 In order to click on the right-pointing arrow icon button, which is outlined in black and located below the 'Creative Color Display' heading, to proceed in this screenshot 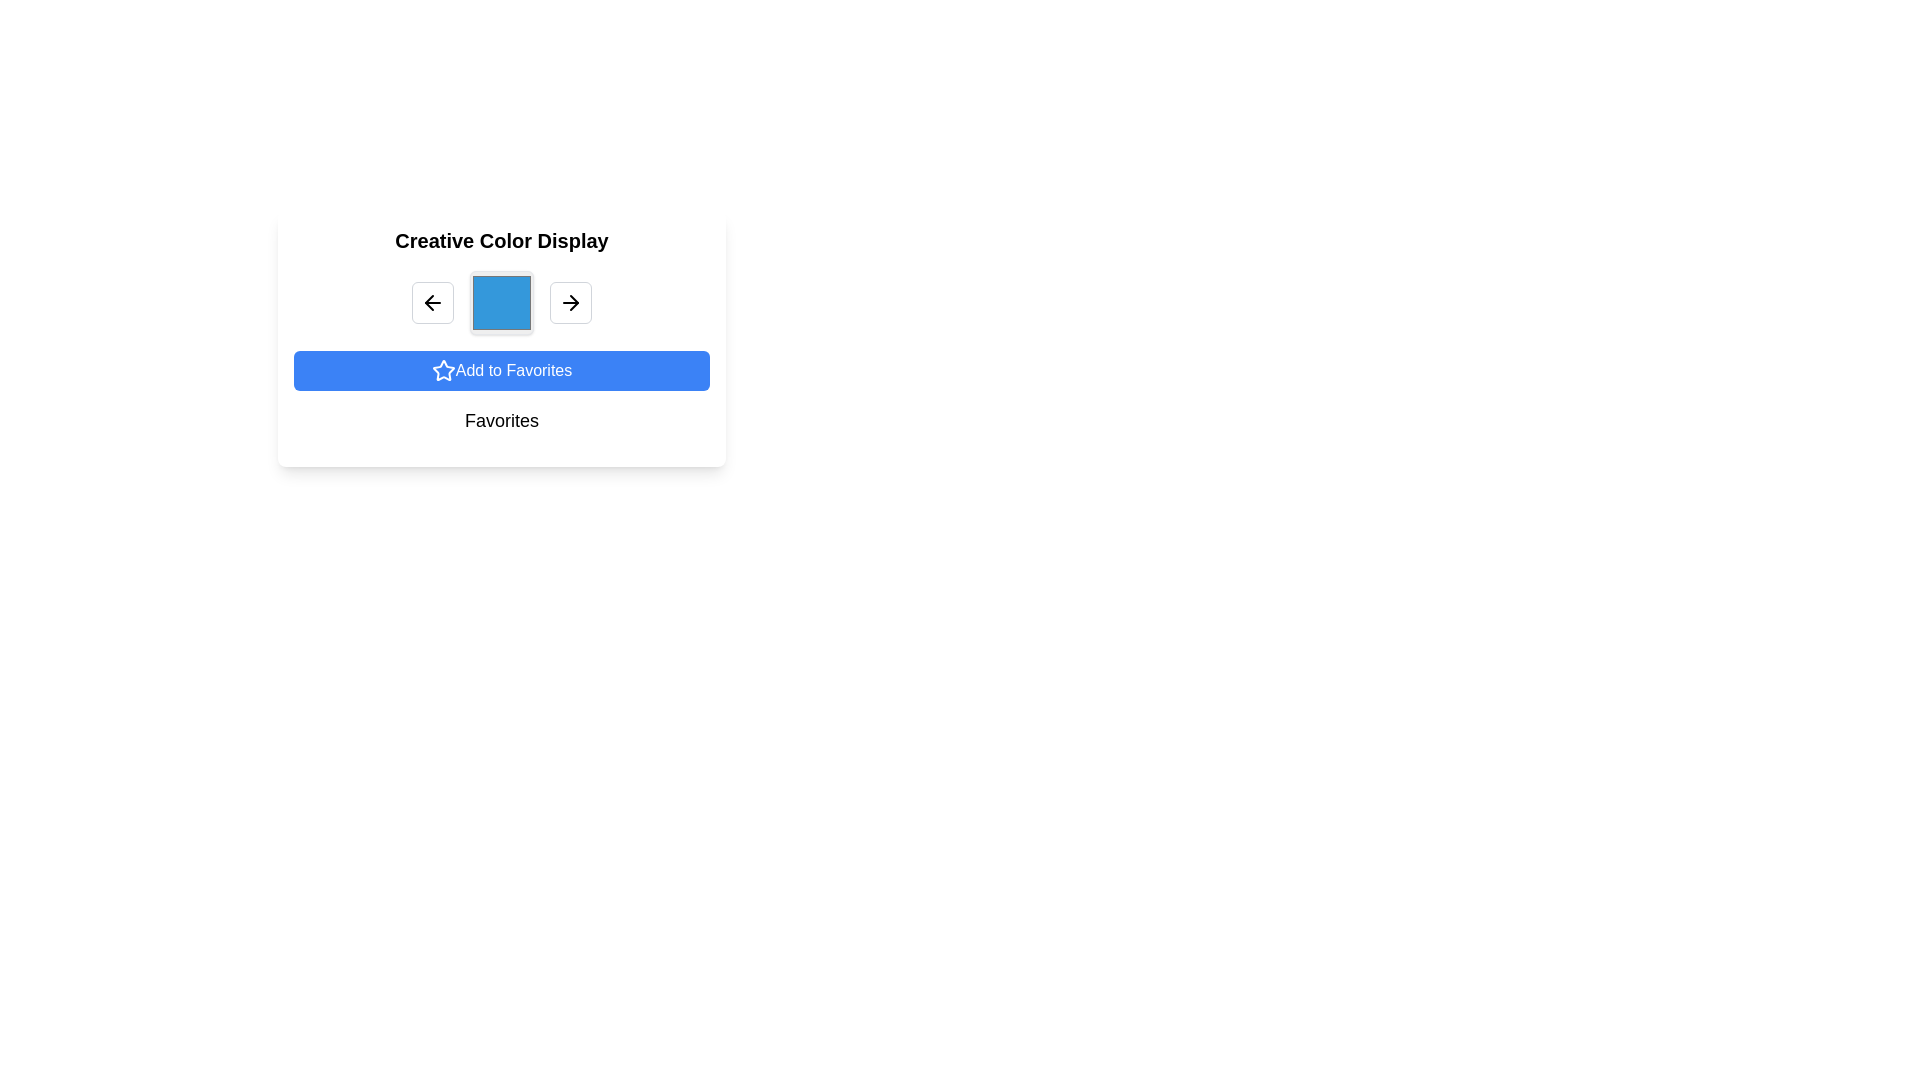, I will do `click(570, 303)`.